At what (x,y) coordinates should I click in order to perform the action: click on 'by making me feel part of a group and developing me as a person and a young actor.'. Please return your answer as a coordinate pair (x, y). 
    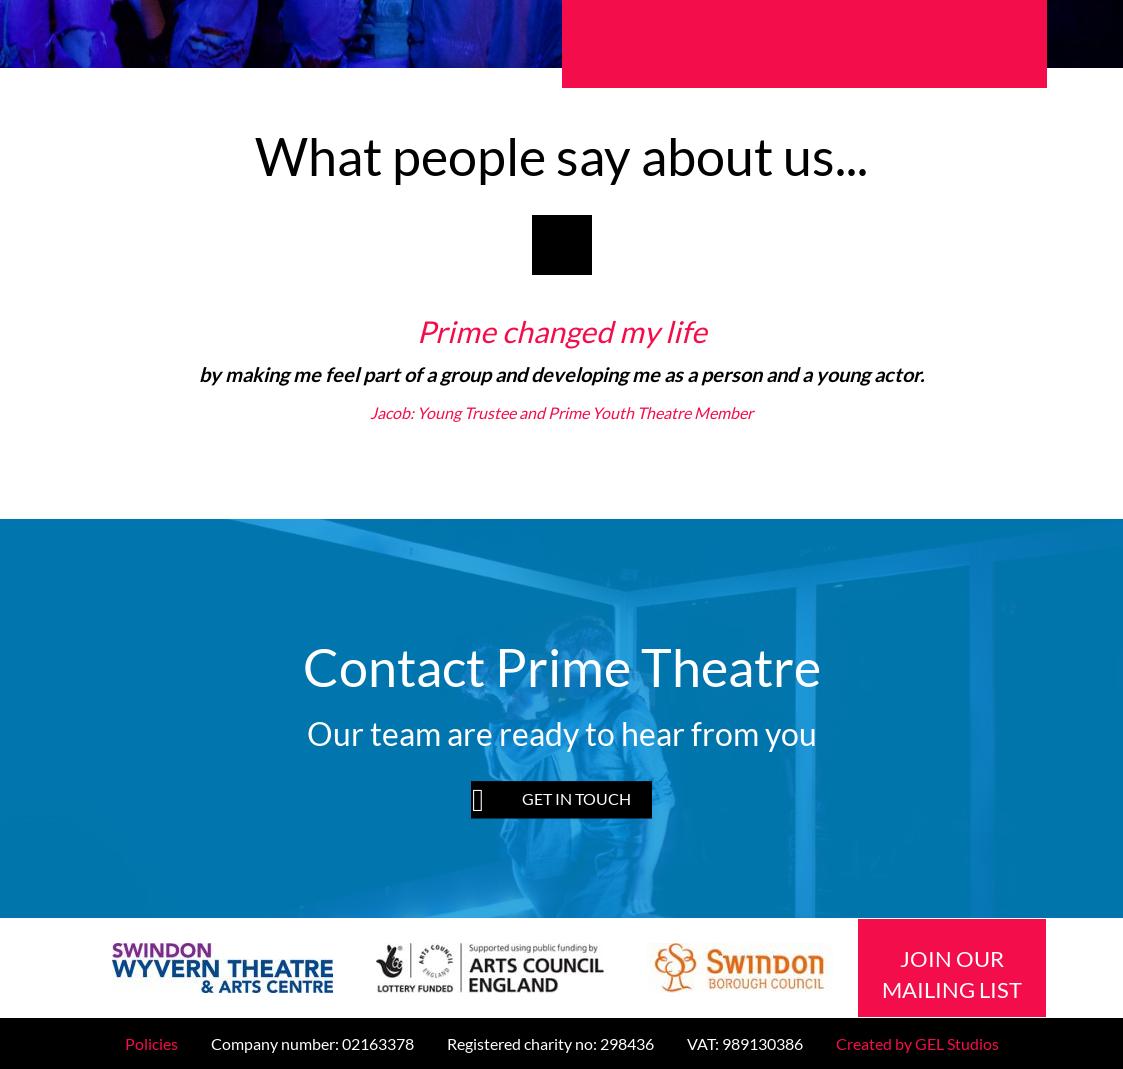
    Looking at the image, I should click on (197, 374).